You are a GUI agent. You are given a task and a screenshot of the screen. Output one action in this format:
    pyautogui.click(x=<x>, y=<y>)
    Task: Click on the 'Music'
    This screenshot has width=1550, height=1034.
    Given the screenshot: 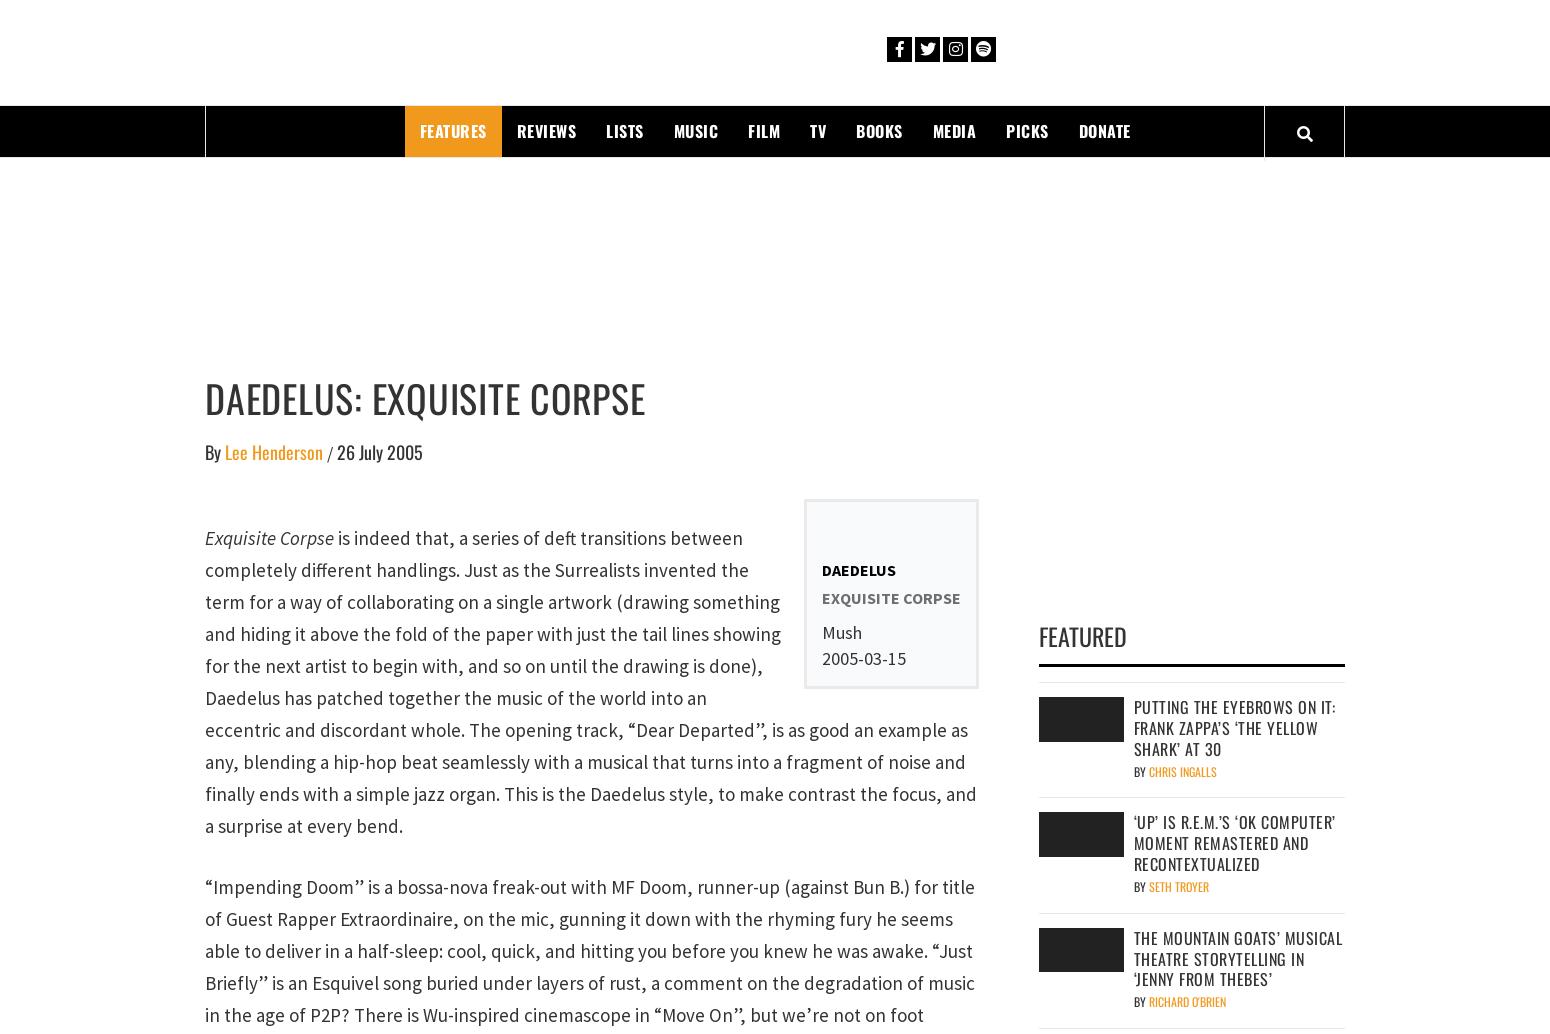 What is the action you would take?
    pyautogui.click(x=694, y=129)
    